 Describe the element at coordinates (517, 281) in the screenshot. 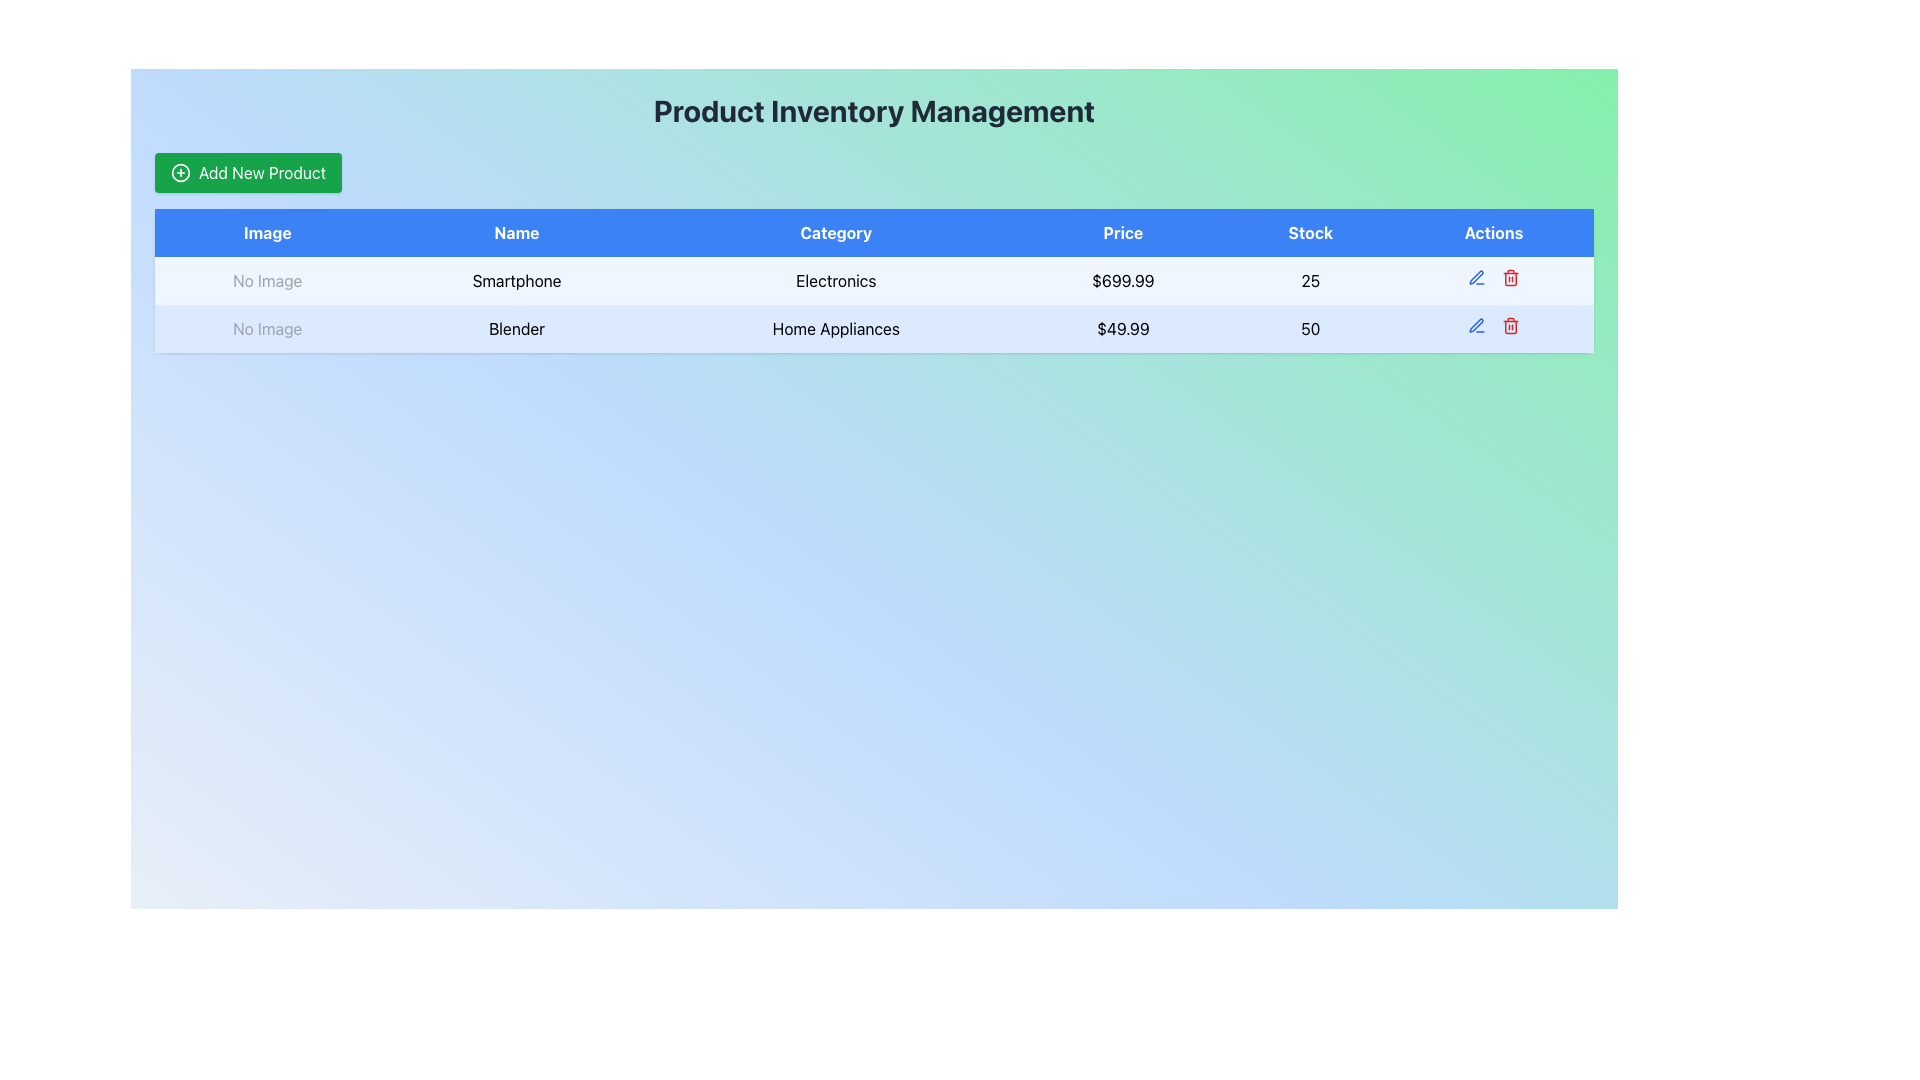

I see `the text element displaying 'Smartphone' located in the 'Name' column of the first data row in a table, which is set against a light blue background` at that location.